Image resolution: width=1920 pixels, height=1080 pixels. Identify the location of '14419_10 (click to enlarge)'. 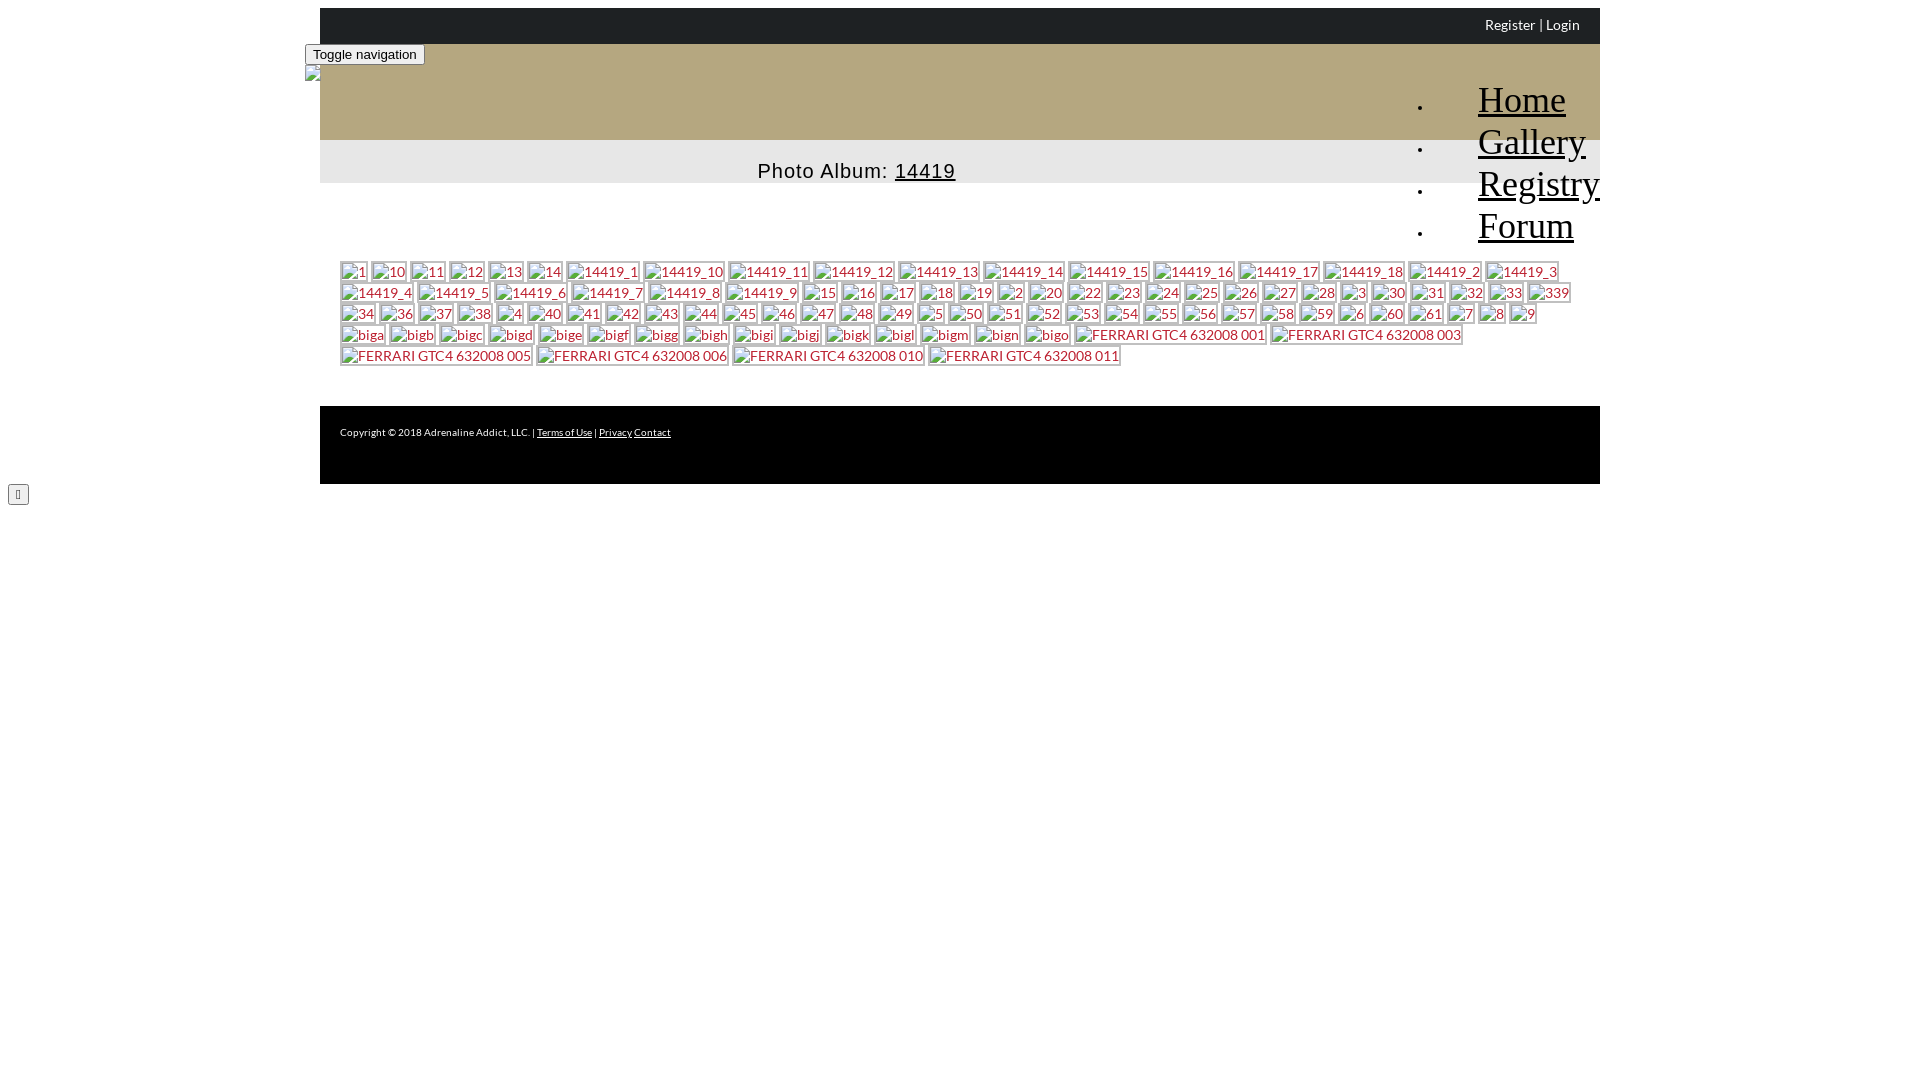
(684, 271).